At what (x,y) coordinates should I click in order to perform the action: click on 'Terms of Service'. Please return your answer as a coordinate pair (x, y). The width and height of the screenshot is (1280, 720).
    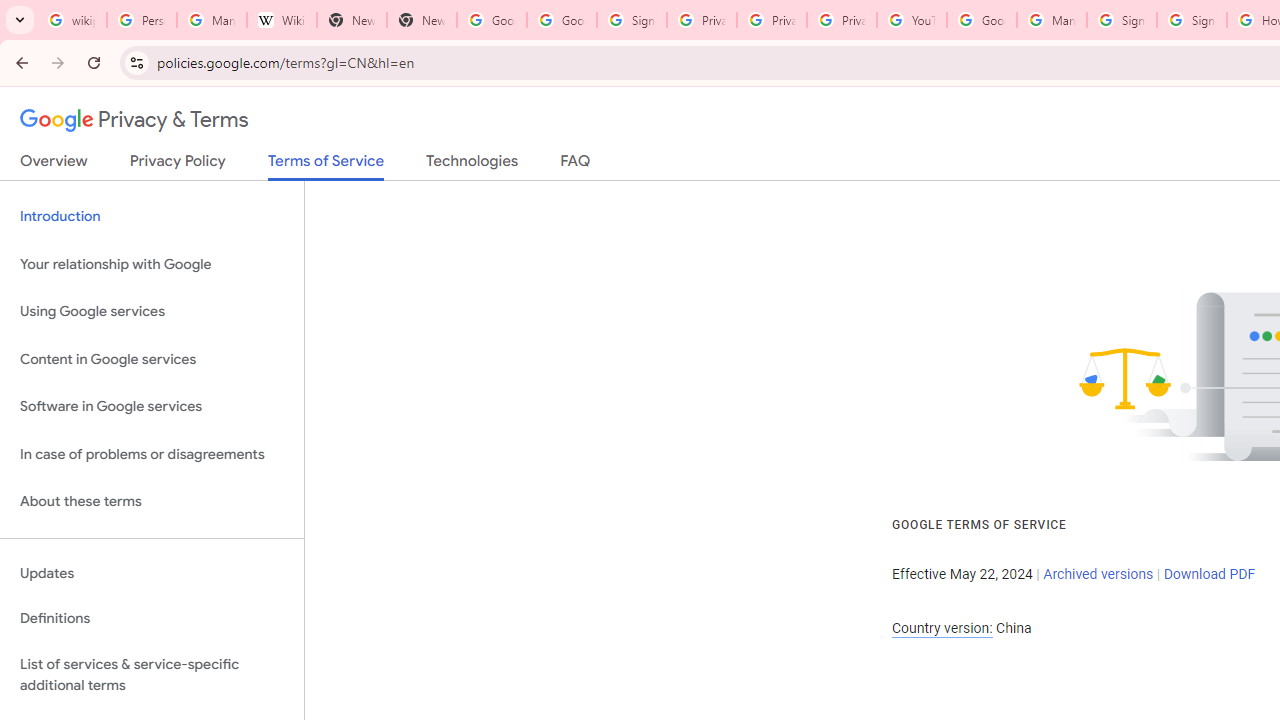
    Looking at the image, I should click on (326, 165).